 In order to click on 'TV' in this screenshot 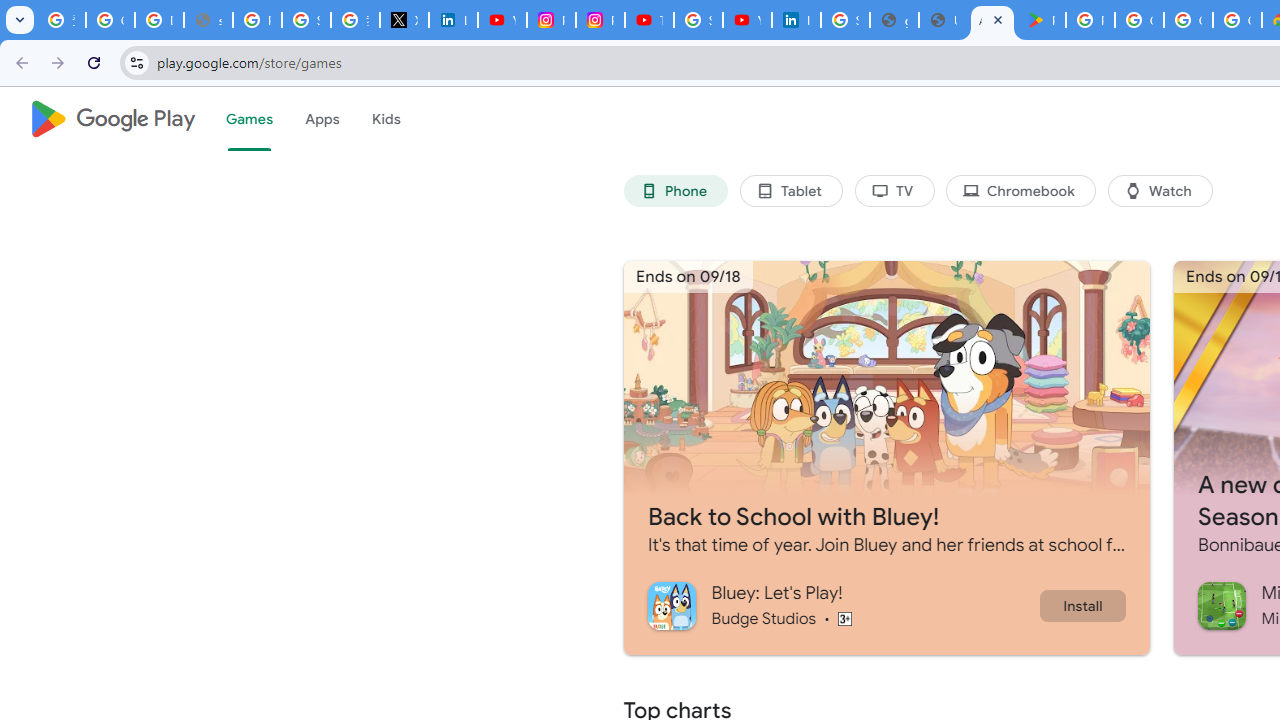, I will do `click(893, 191)`.